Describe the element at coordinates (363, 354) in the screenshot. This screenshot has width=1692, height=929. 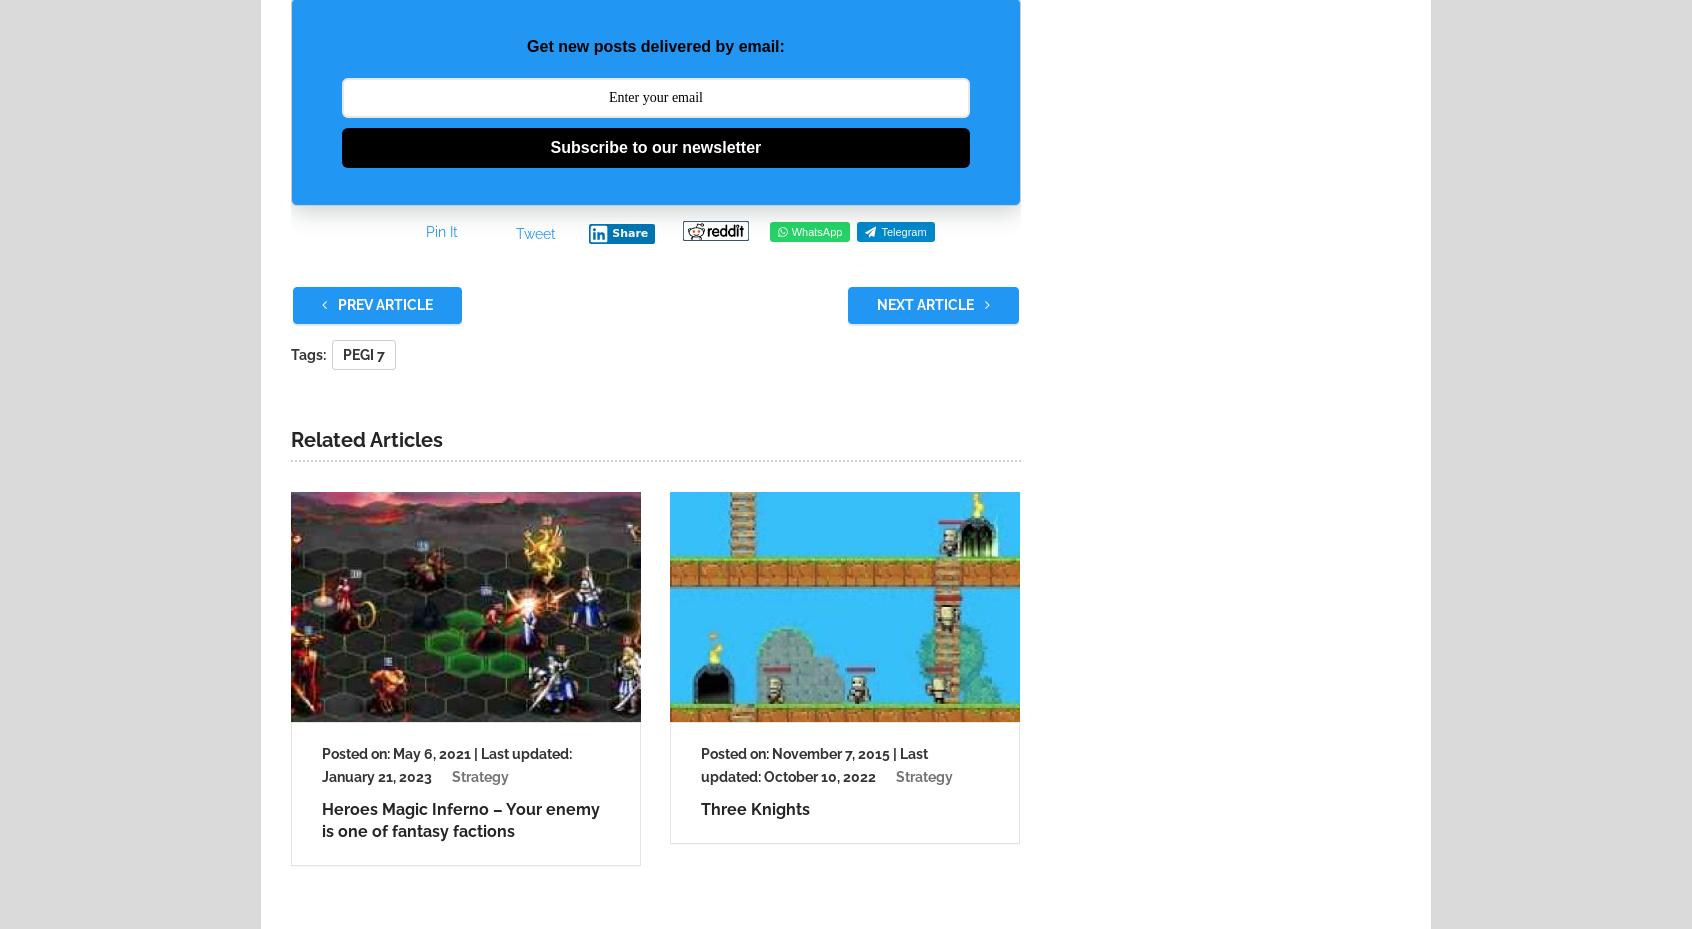
I see `'PEGI 7'` at that location.